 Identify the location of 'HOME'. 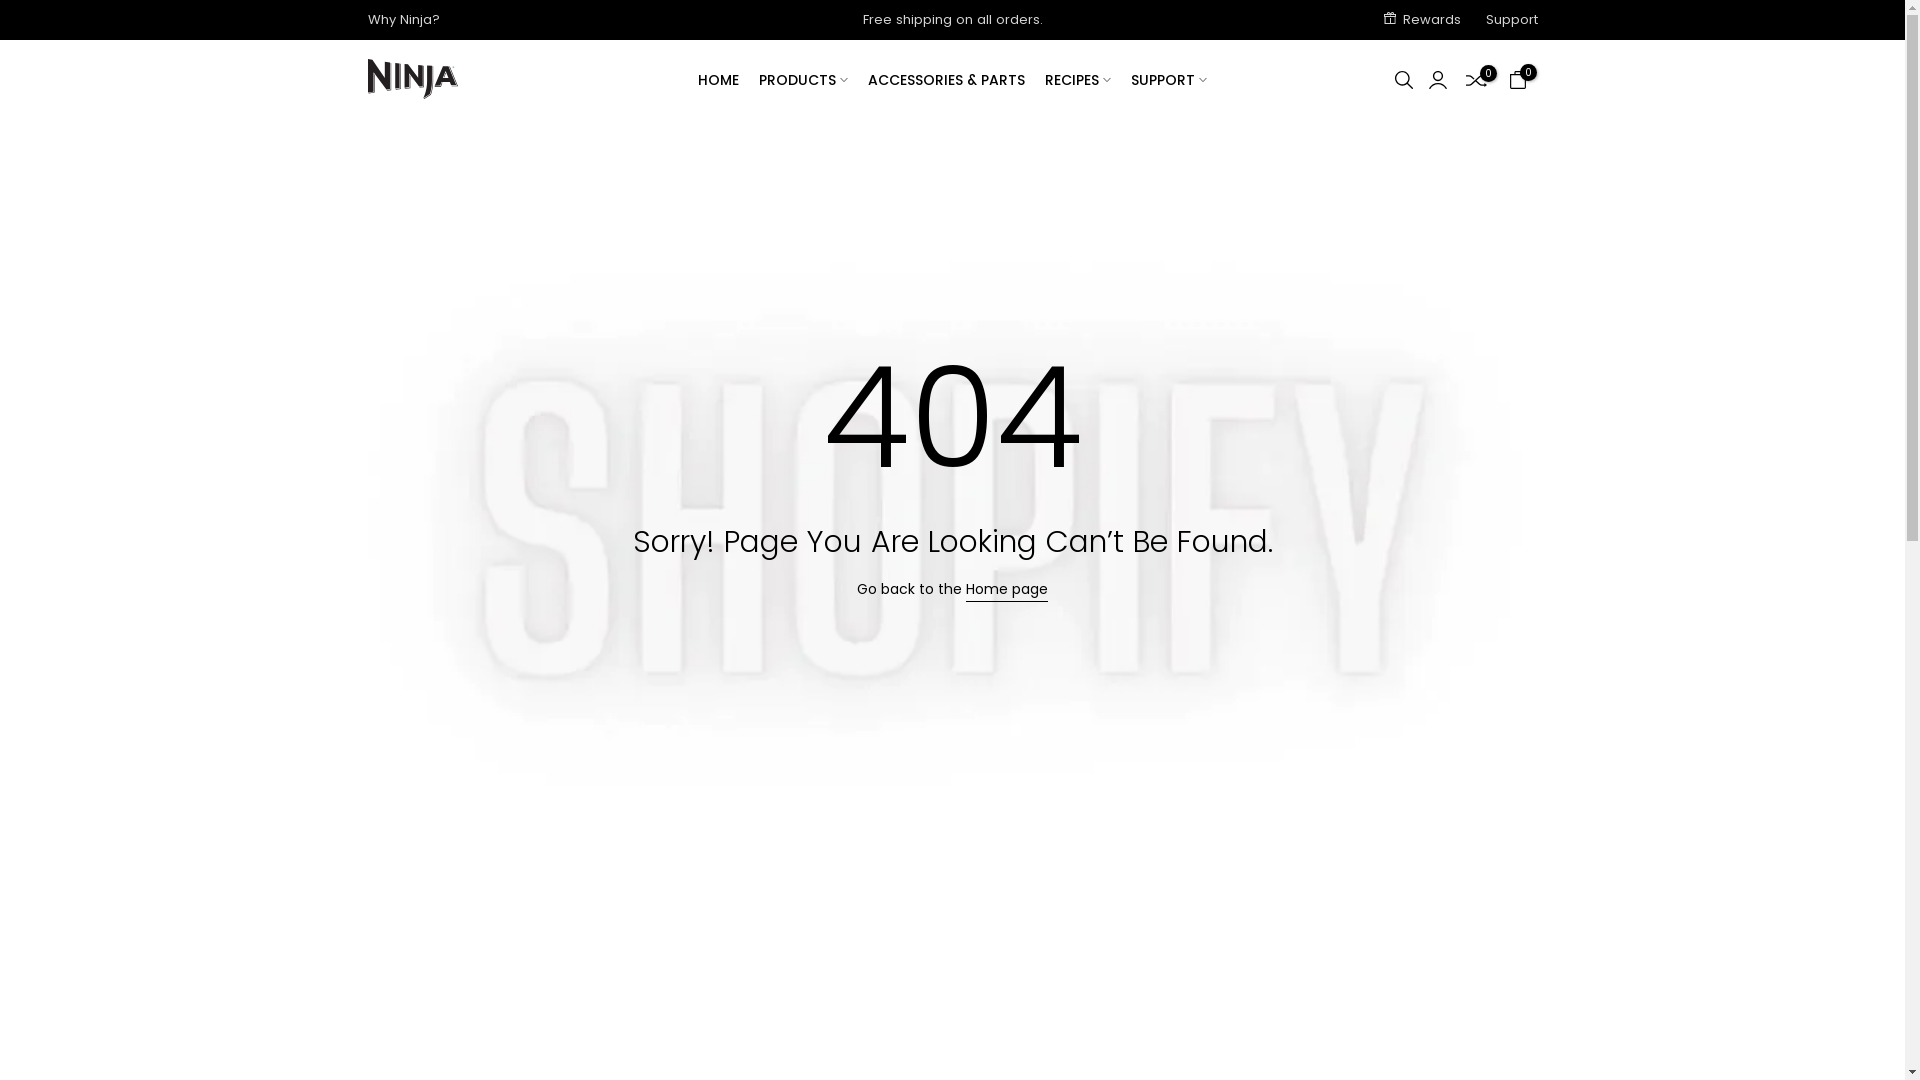
(697, 79).